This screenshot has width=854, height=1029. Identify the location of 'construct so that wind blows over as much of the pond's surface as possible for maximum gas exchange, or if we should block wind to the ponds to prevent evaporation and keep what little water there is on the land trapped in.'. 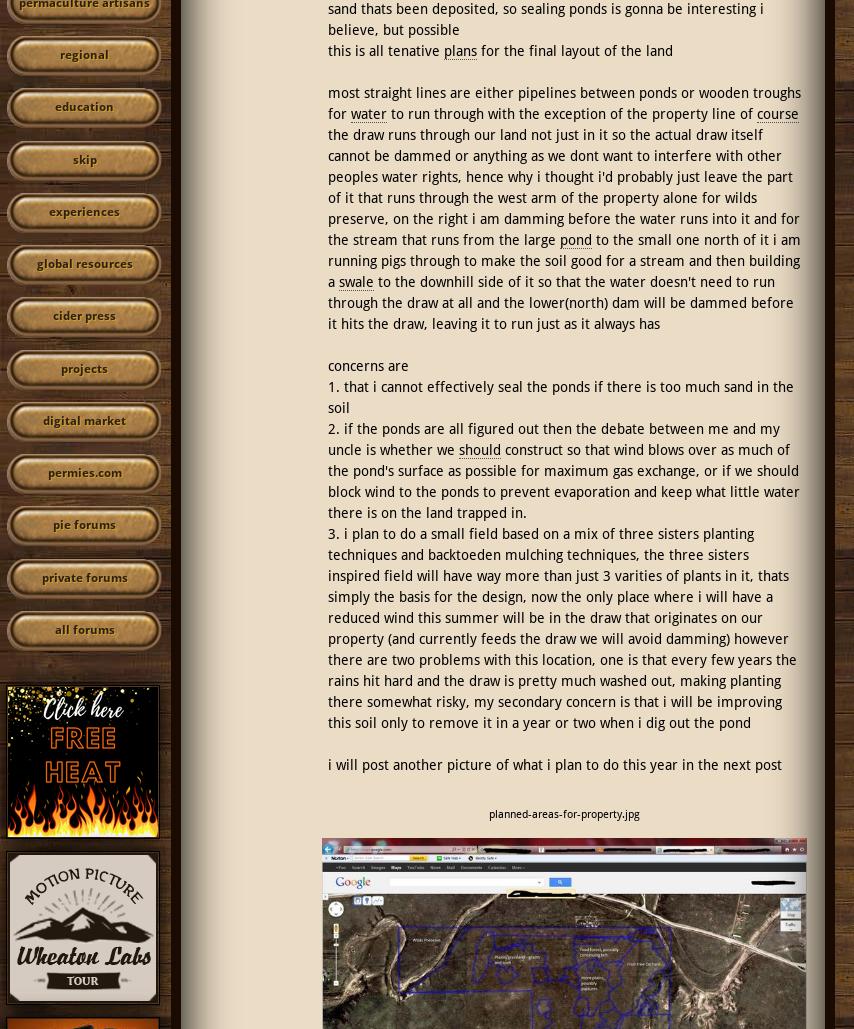
(325, 480).